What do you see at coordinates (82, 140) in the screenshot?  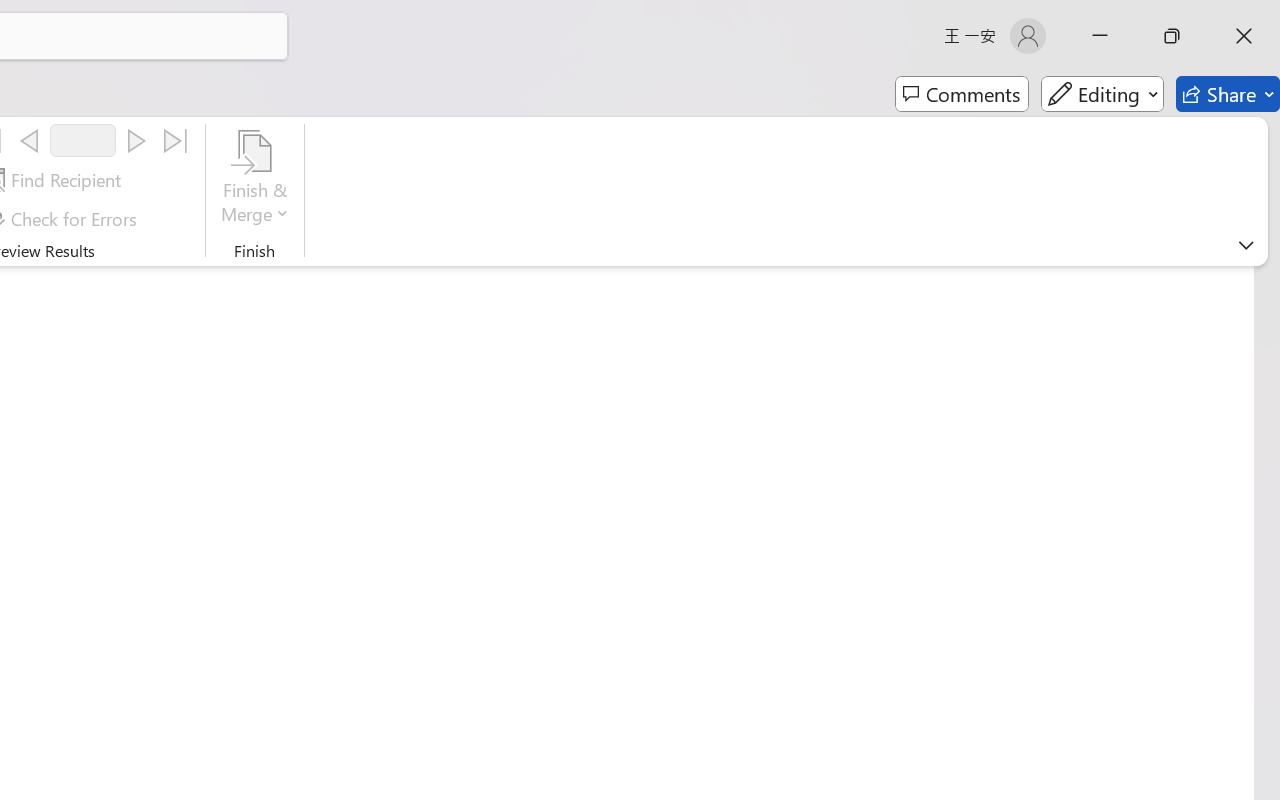 I see `'Record'` at bounding box center [82, 140].